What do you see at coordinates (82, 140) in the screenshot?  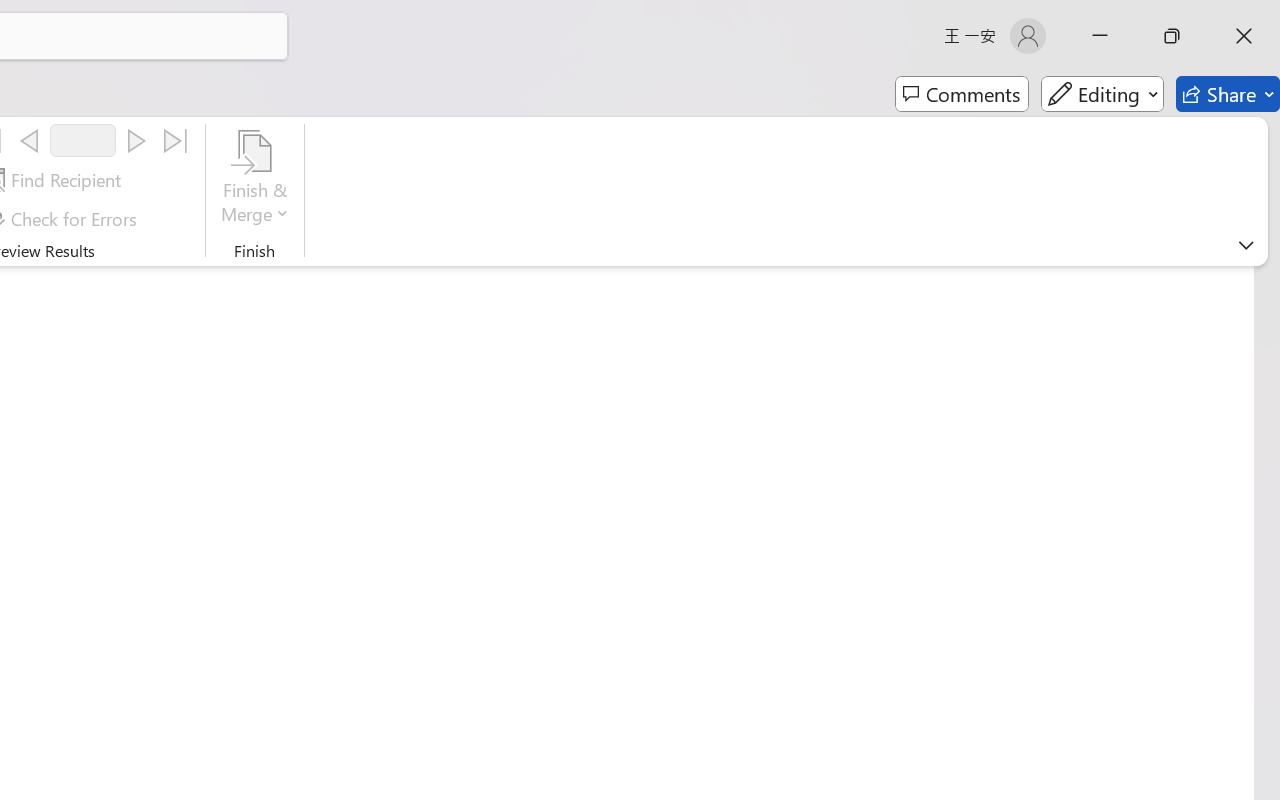 I see `'Record'` at bounding box center [82, 140].